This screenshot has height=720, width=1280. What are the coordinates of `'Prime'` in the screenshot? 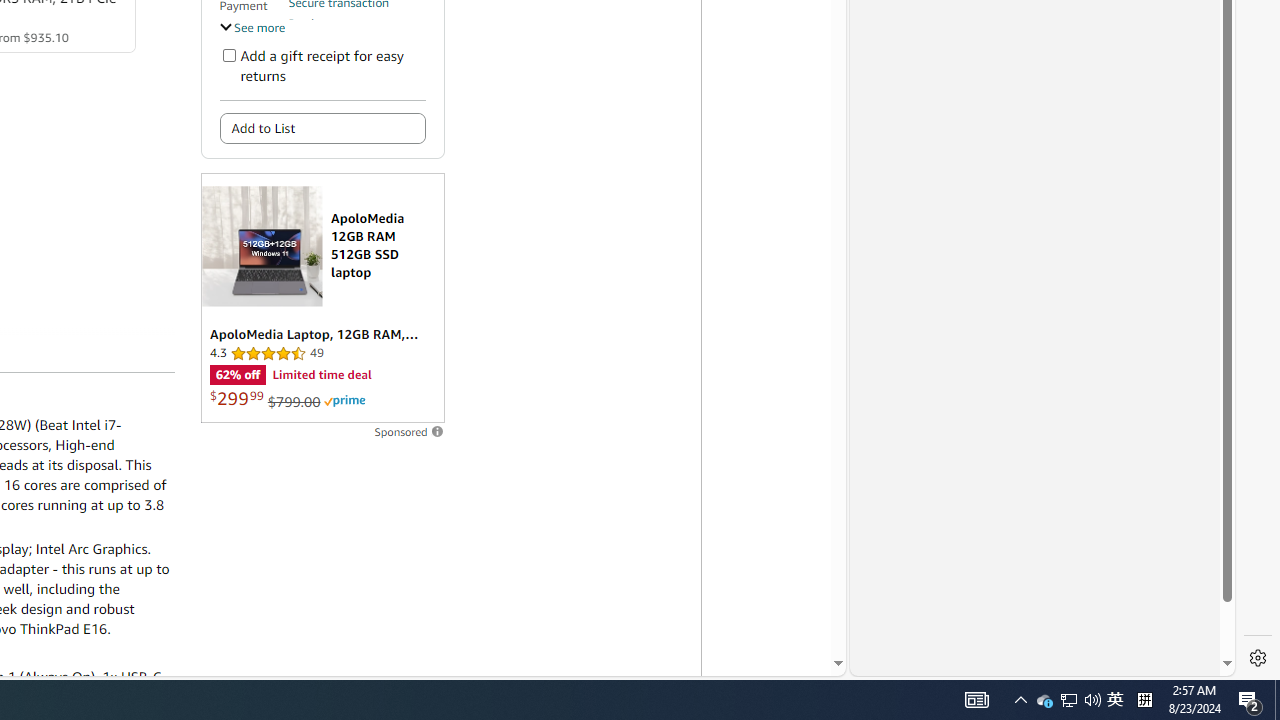 It's located at (344, 401).